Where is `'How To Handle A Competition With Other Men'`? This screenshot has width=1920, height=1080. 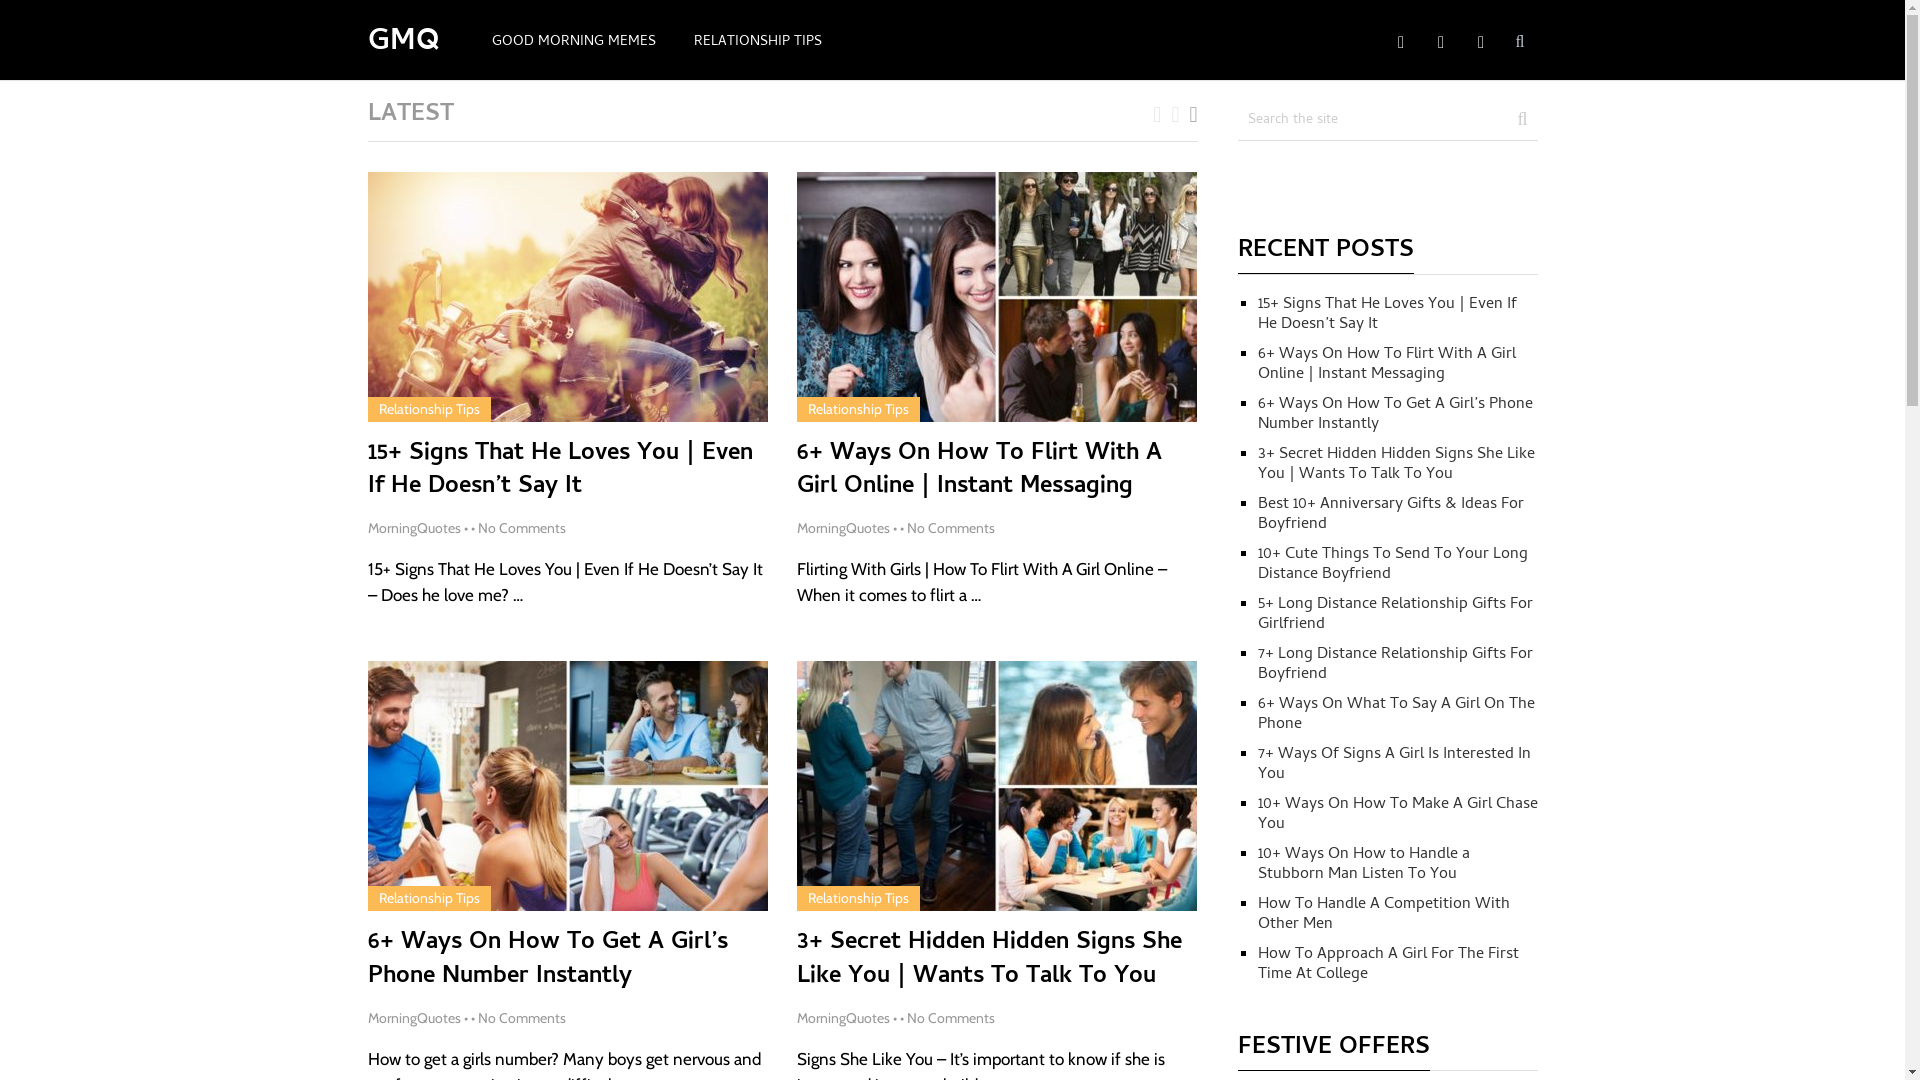
'How To Handle A Competition With Other Men' is located at coordinates (1256, 914).